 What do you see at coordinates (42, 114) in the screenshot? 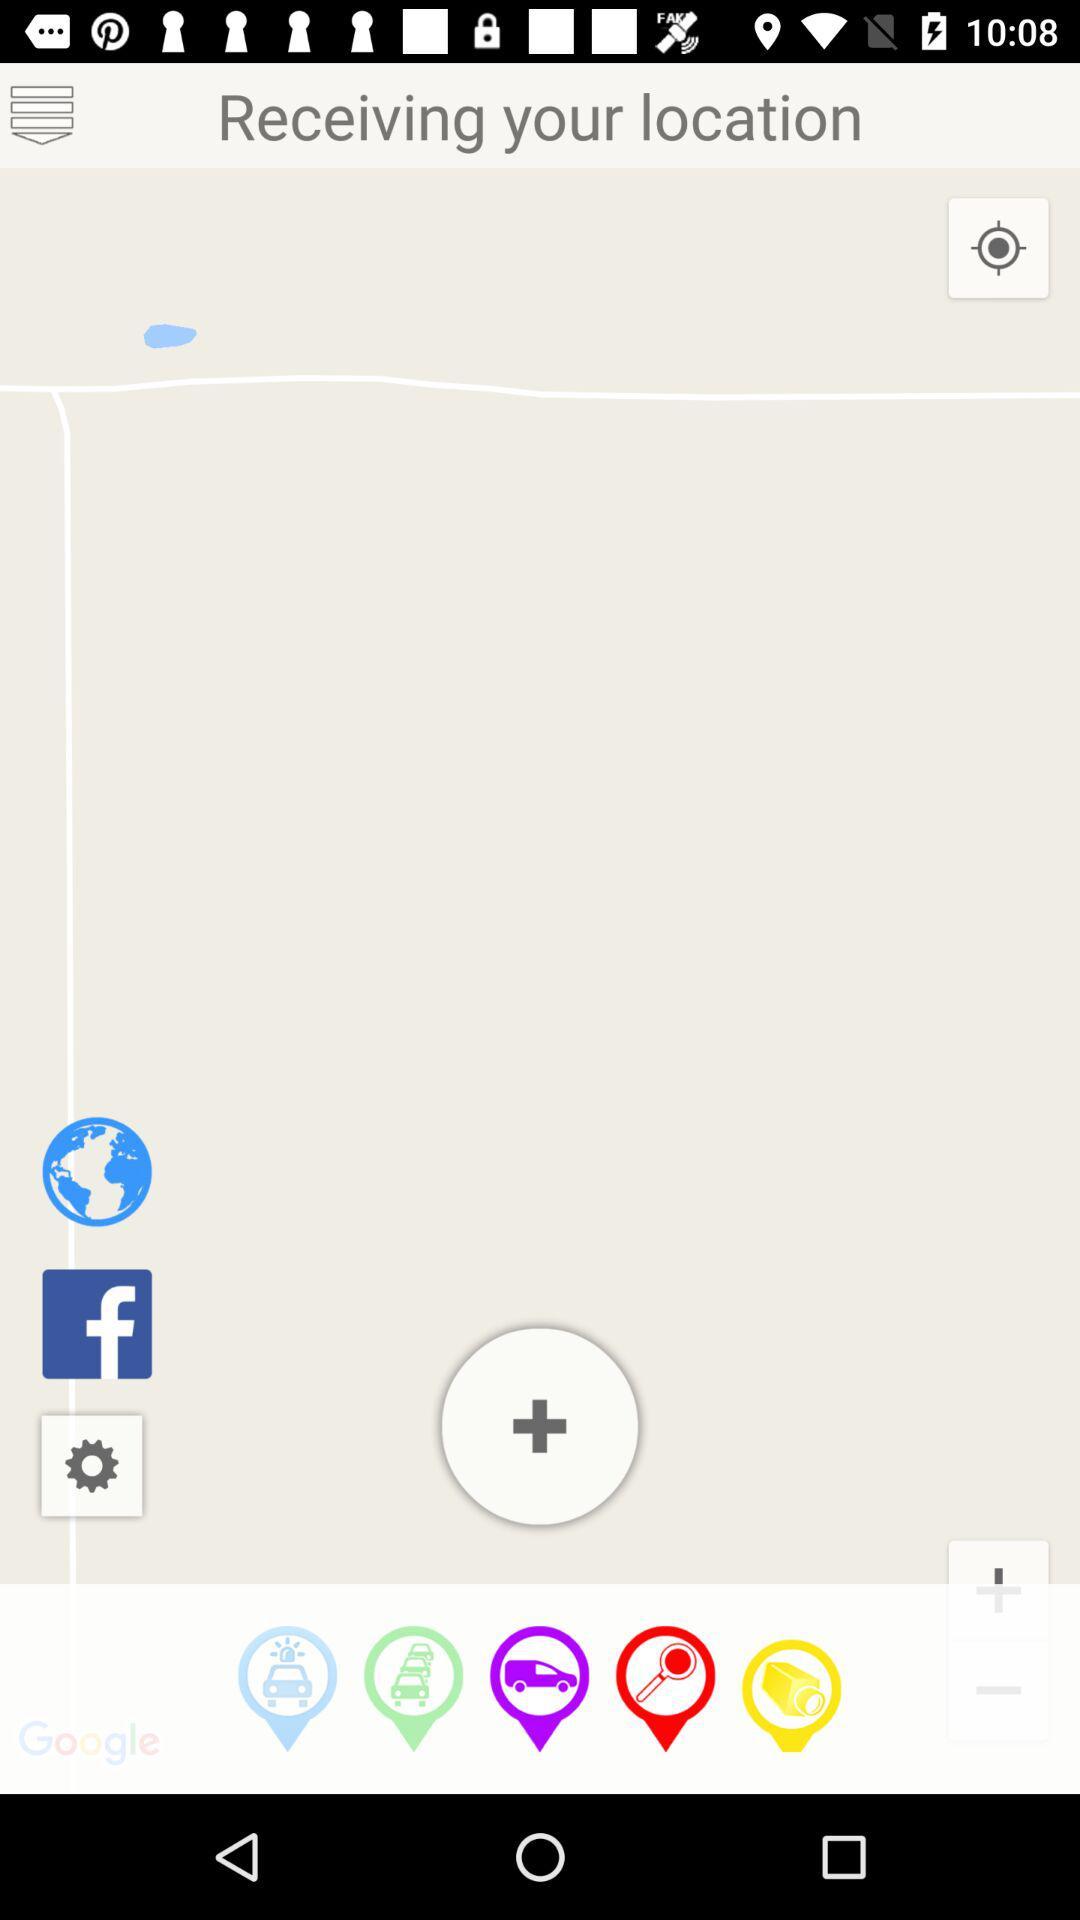
I see `the list icon` at bounding box center [42, 114].